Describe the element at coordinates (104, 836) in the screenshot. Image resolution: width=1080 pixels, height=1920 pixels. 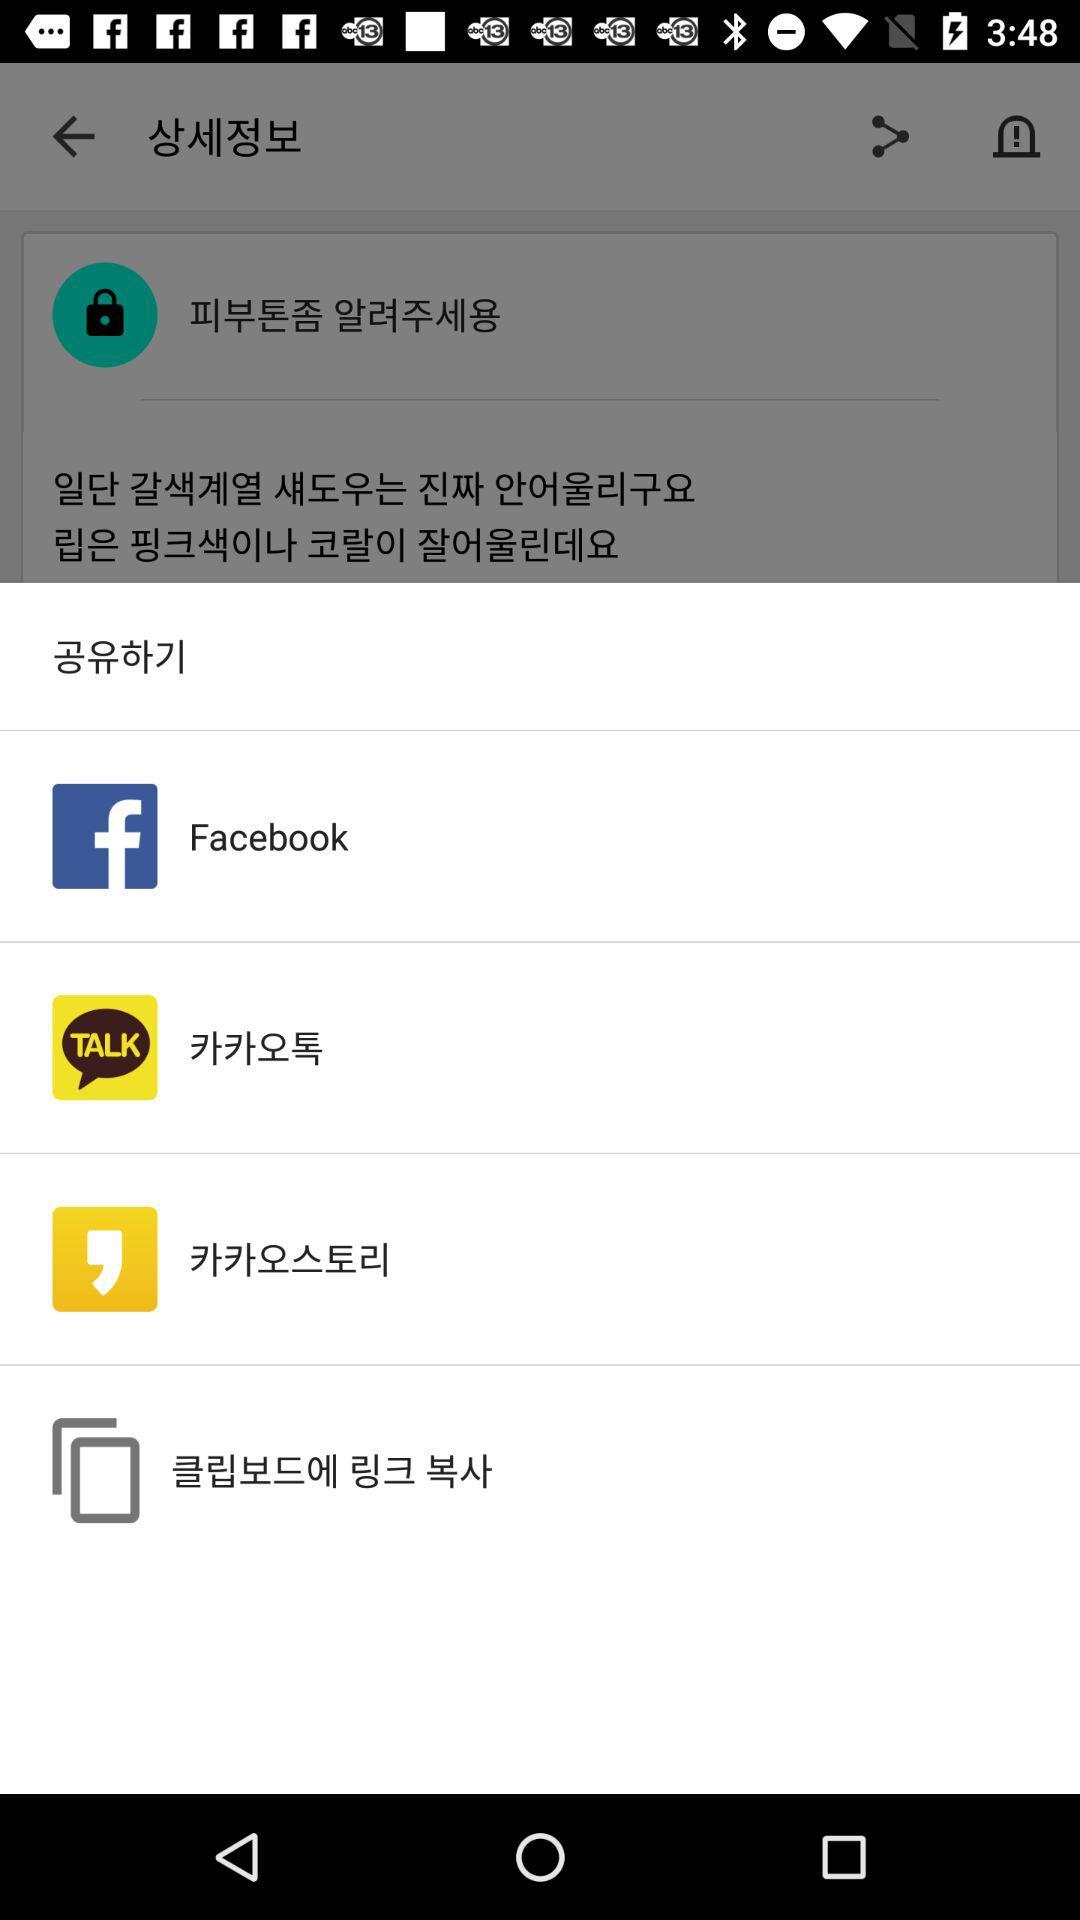
I see `icon next to the facebook icon` at that location.